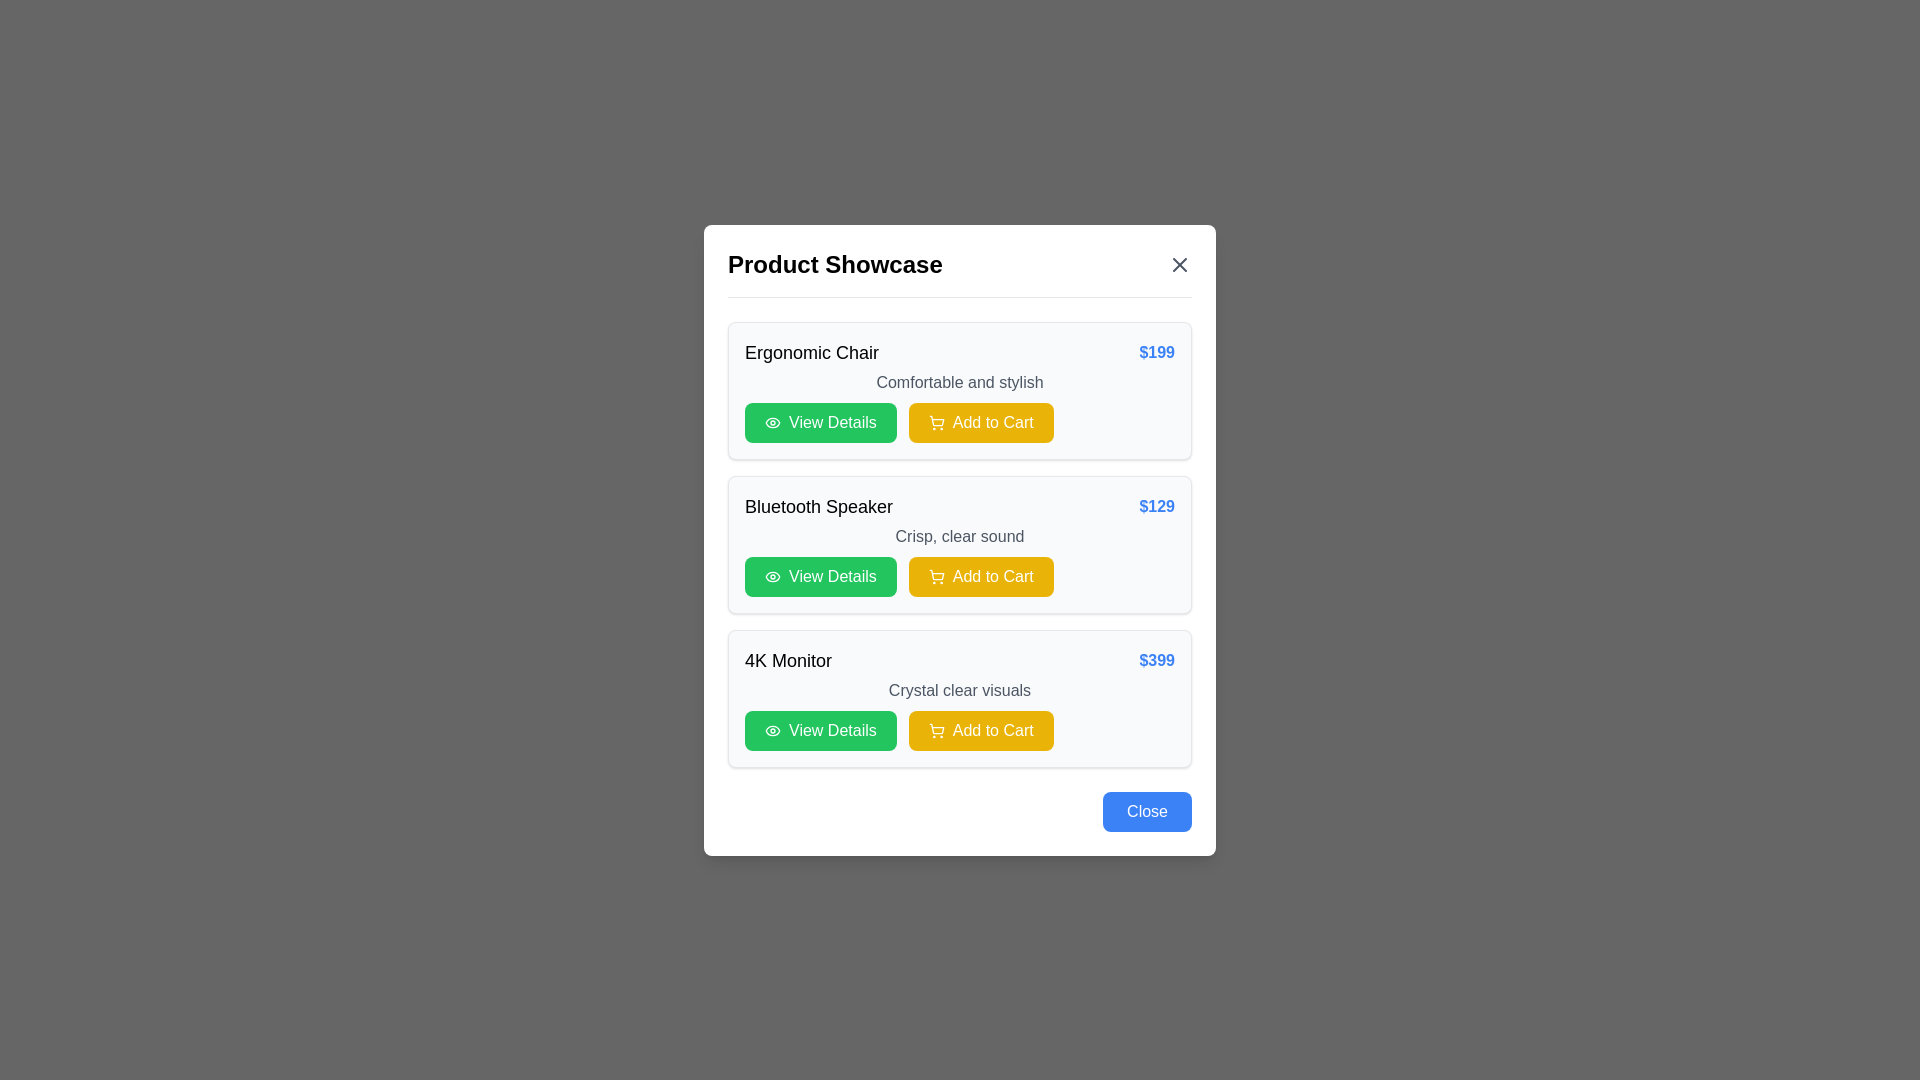 The height and width of the screenshot is (1080, 1920). Describe the element at coordinates (787, 660) in the screenshot. I see `product title label for '4K Monitor' located at the bottom left of the product card, which also displays the price '$399' on the right` at that location.